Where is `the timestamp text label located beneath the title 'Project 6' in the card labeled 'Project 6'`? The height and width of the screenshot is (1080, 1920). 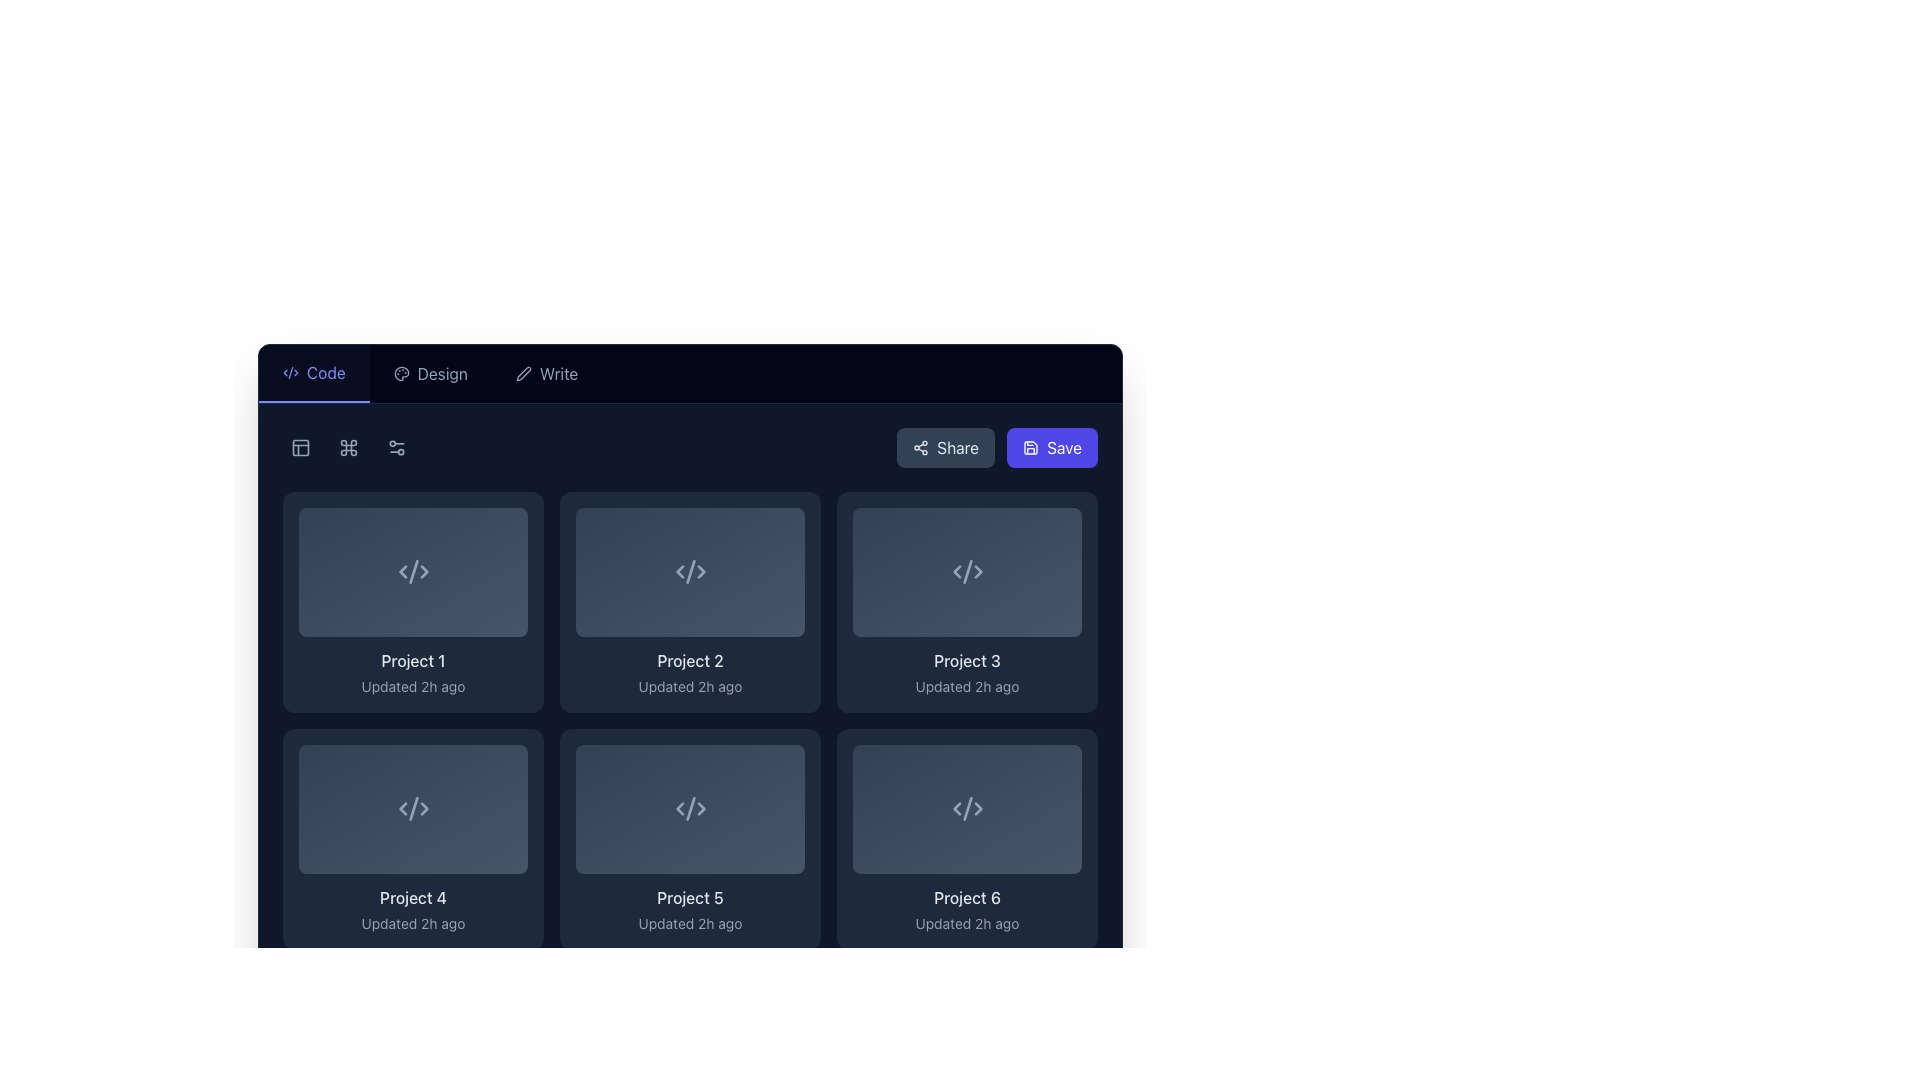
the timestamp text label located beneath the title 'Project 6' in the card labeled 'Project 6' is located at coordinates (967, 923).